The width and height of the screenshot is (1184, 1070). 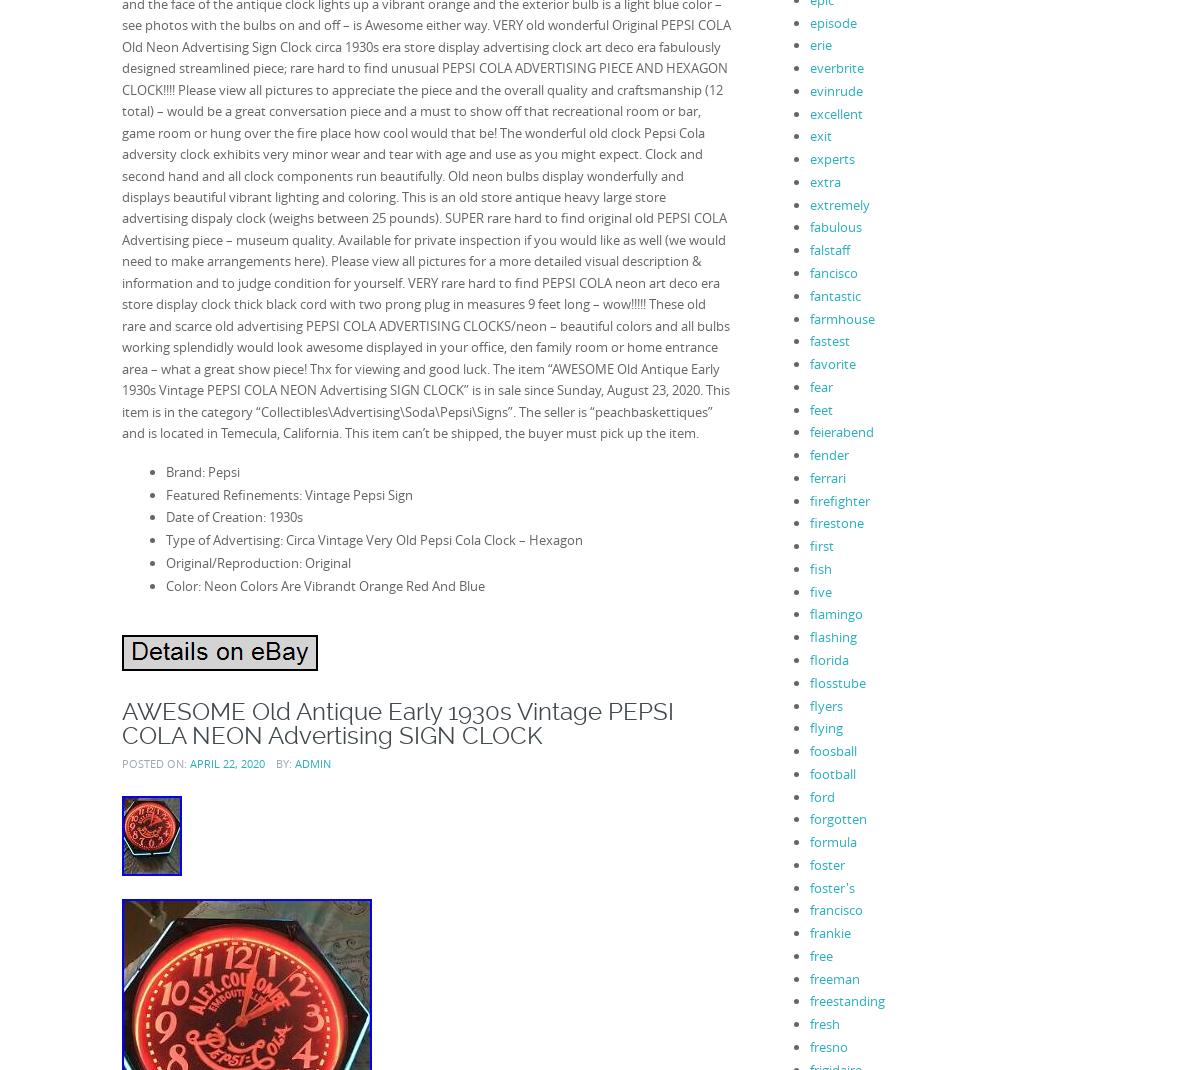 What do you see at coordinates (827, 477) in the screenshot?
I see `'ferrari'` at bounding box center [827, 477].